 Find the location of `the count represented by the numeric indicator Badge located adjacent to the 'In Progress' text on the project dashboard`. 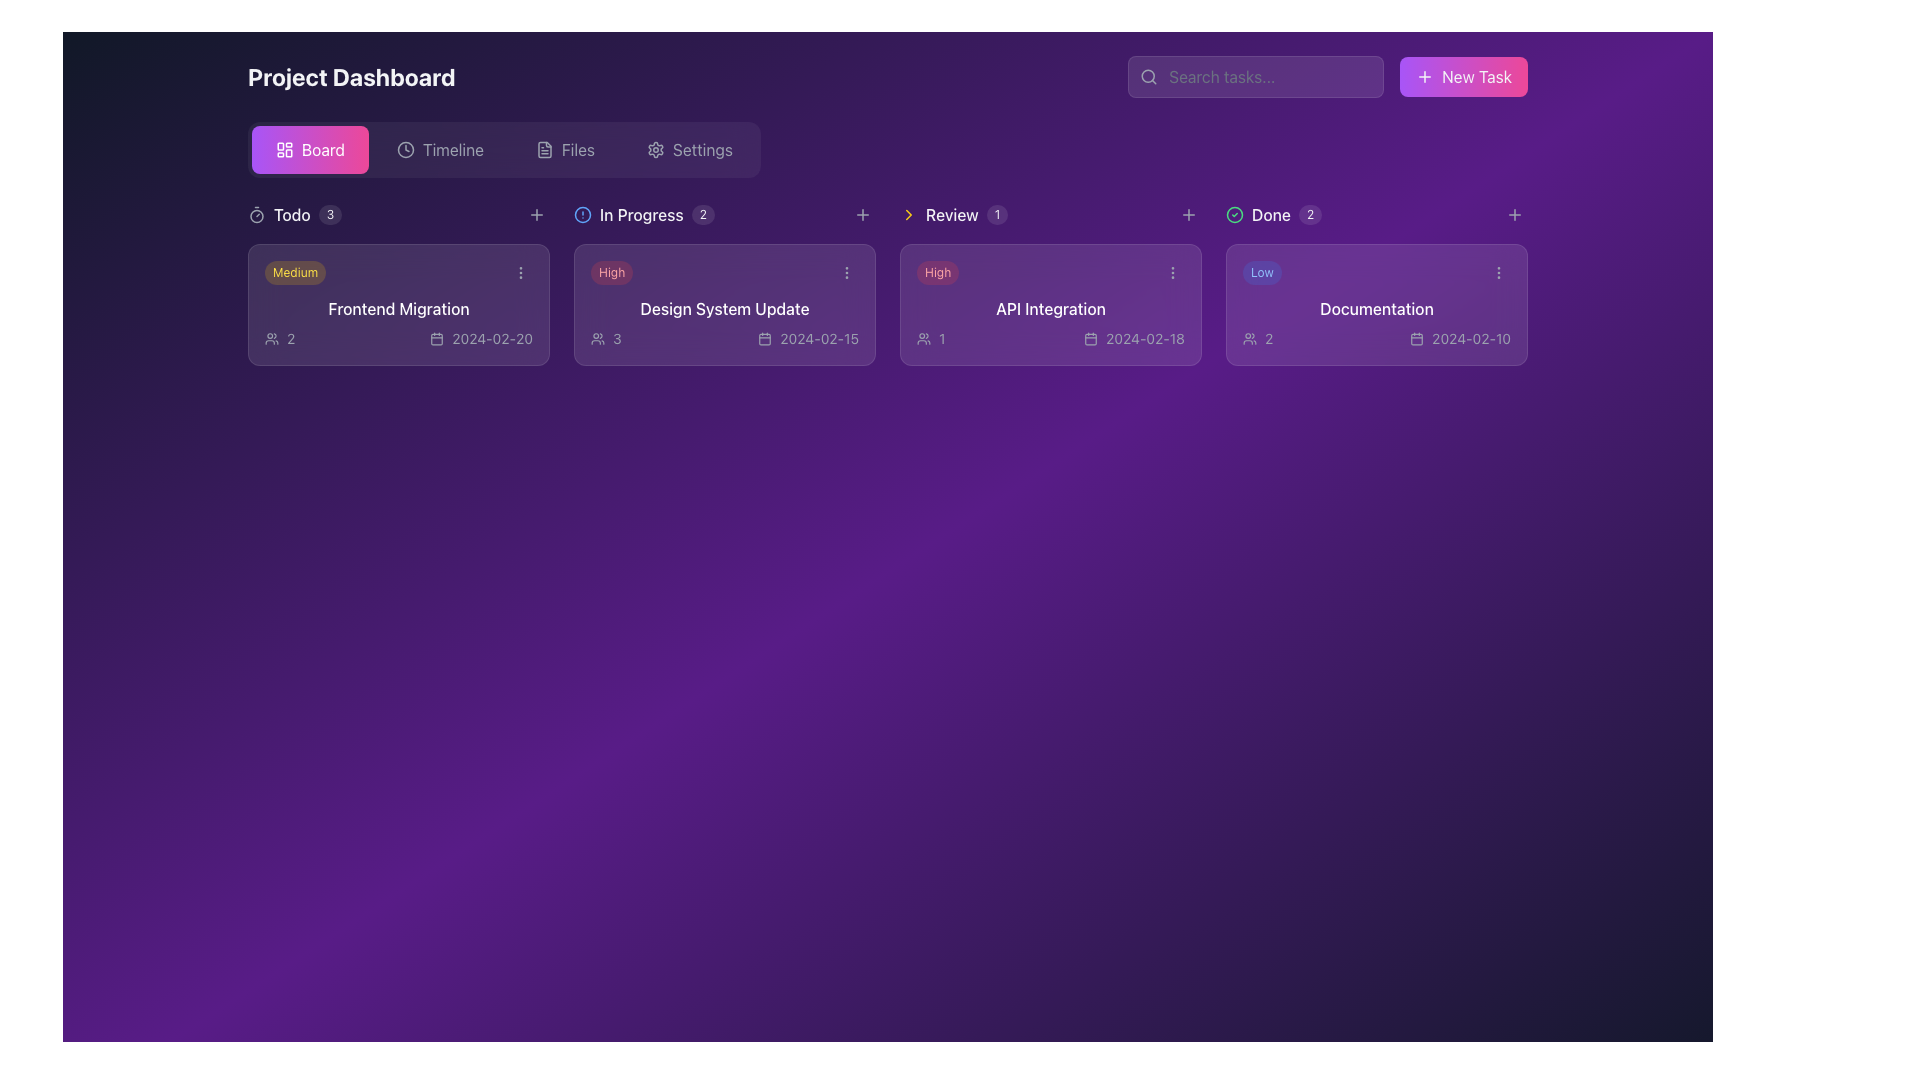

the count represented by the numeric indicator Badge located adjacent to the 'In Progress' text on the project dashboard is located at coordinates (703, 215).